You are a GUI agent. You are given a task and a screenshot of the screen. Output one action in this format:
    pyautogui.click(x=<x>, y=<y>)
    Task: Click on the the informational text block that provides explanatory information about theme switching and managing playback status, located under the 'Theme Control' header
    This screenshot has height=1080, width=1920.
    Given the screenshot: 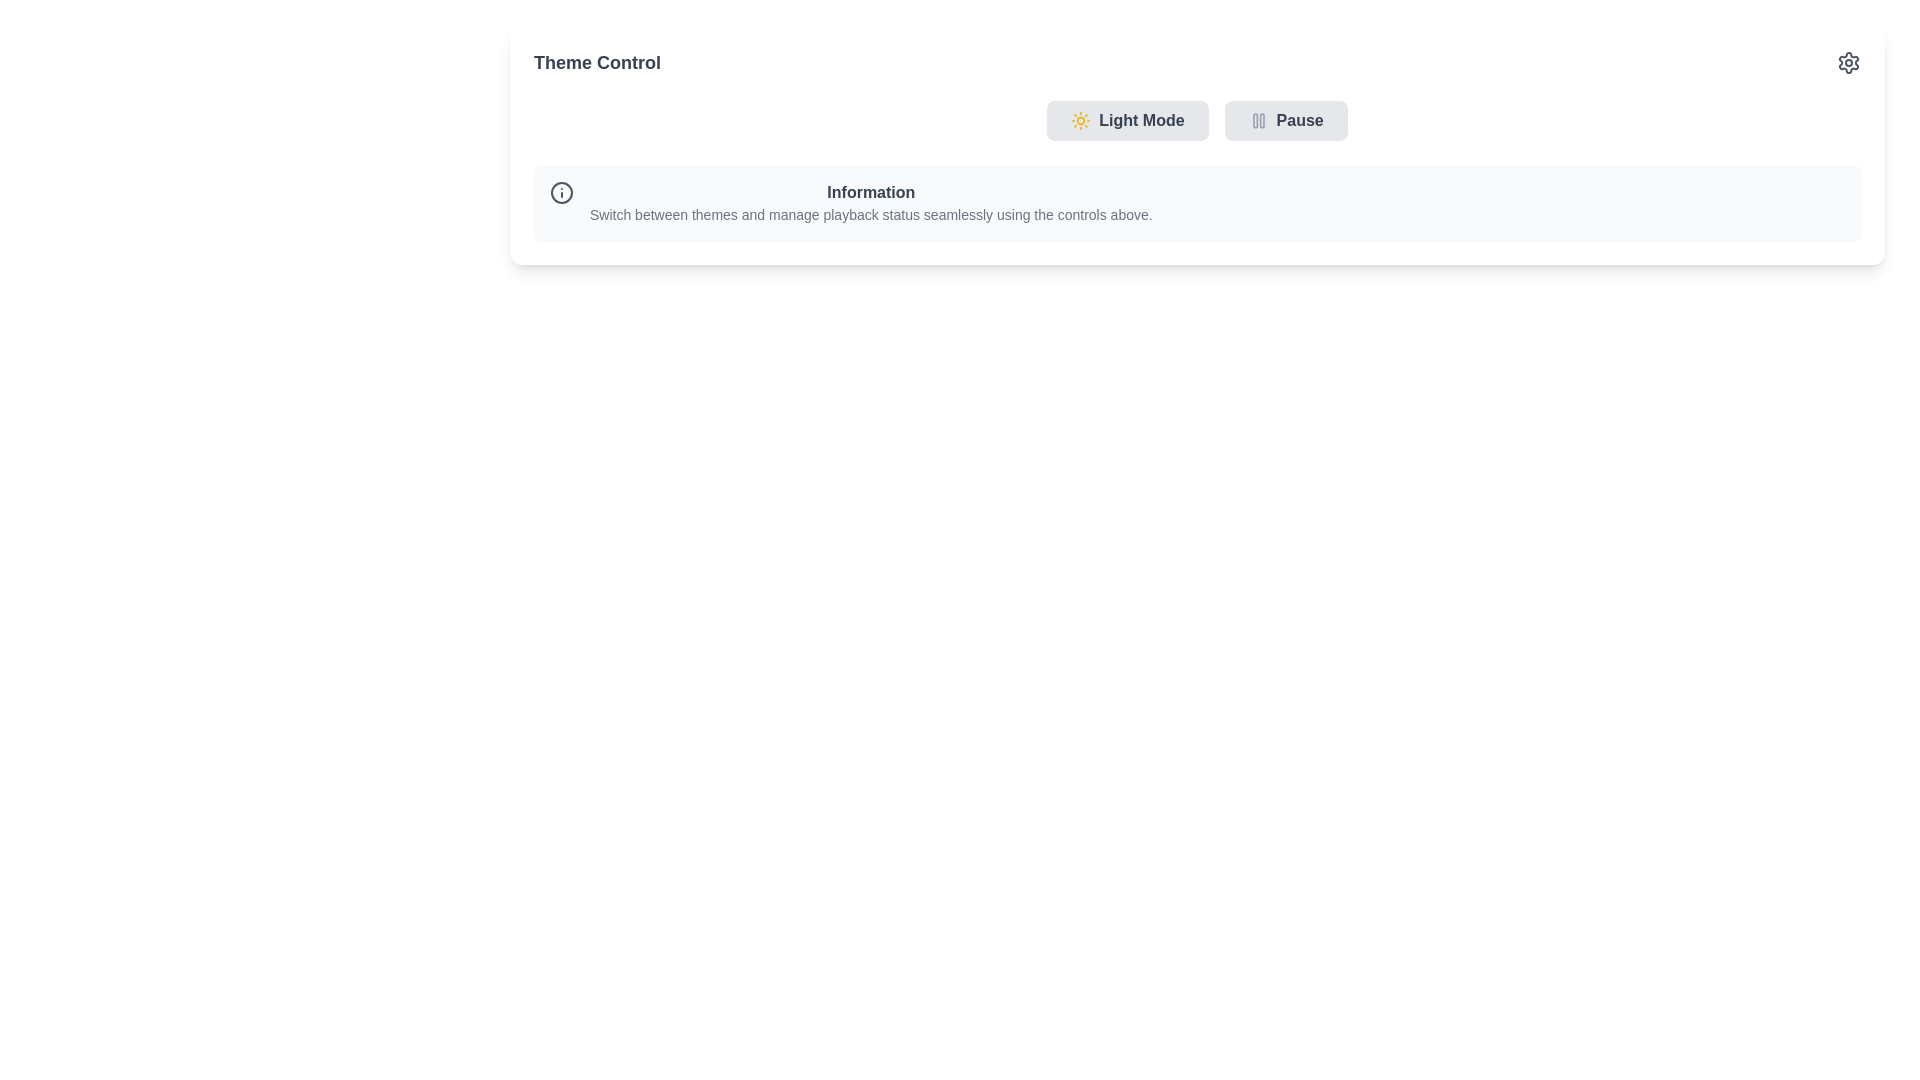 What is the action you would take?
    pyautogui.click(x=871, y=203)
    